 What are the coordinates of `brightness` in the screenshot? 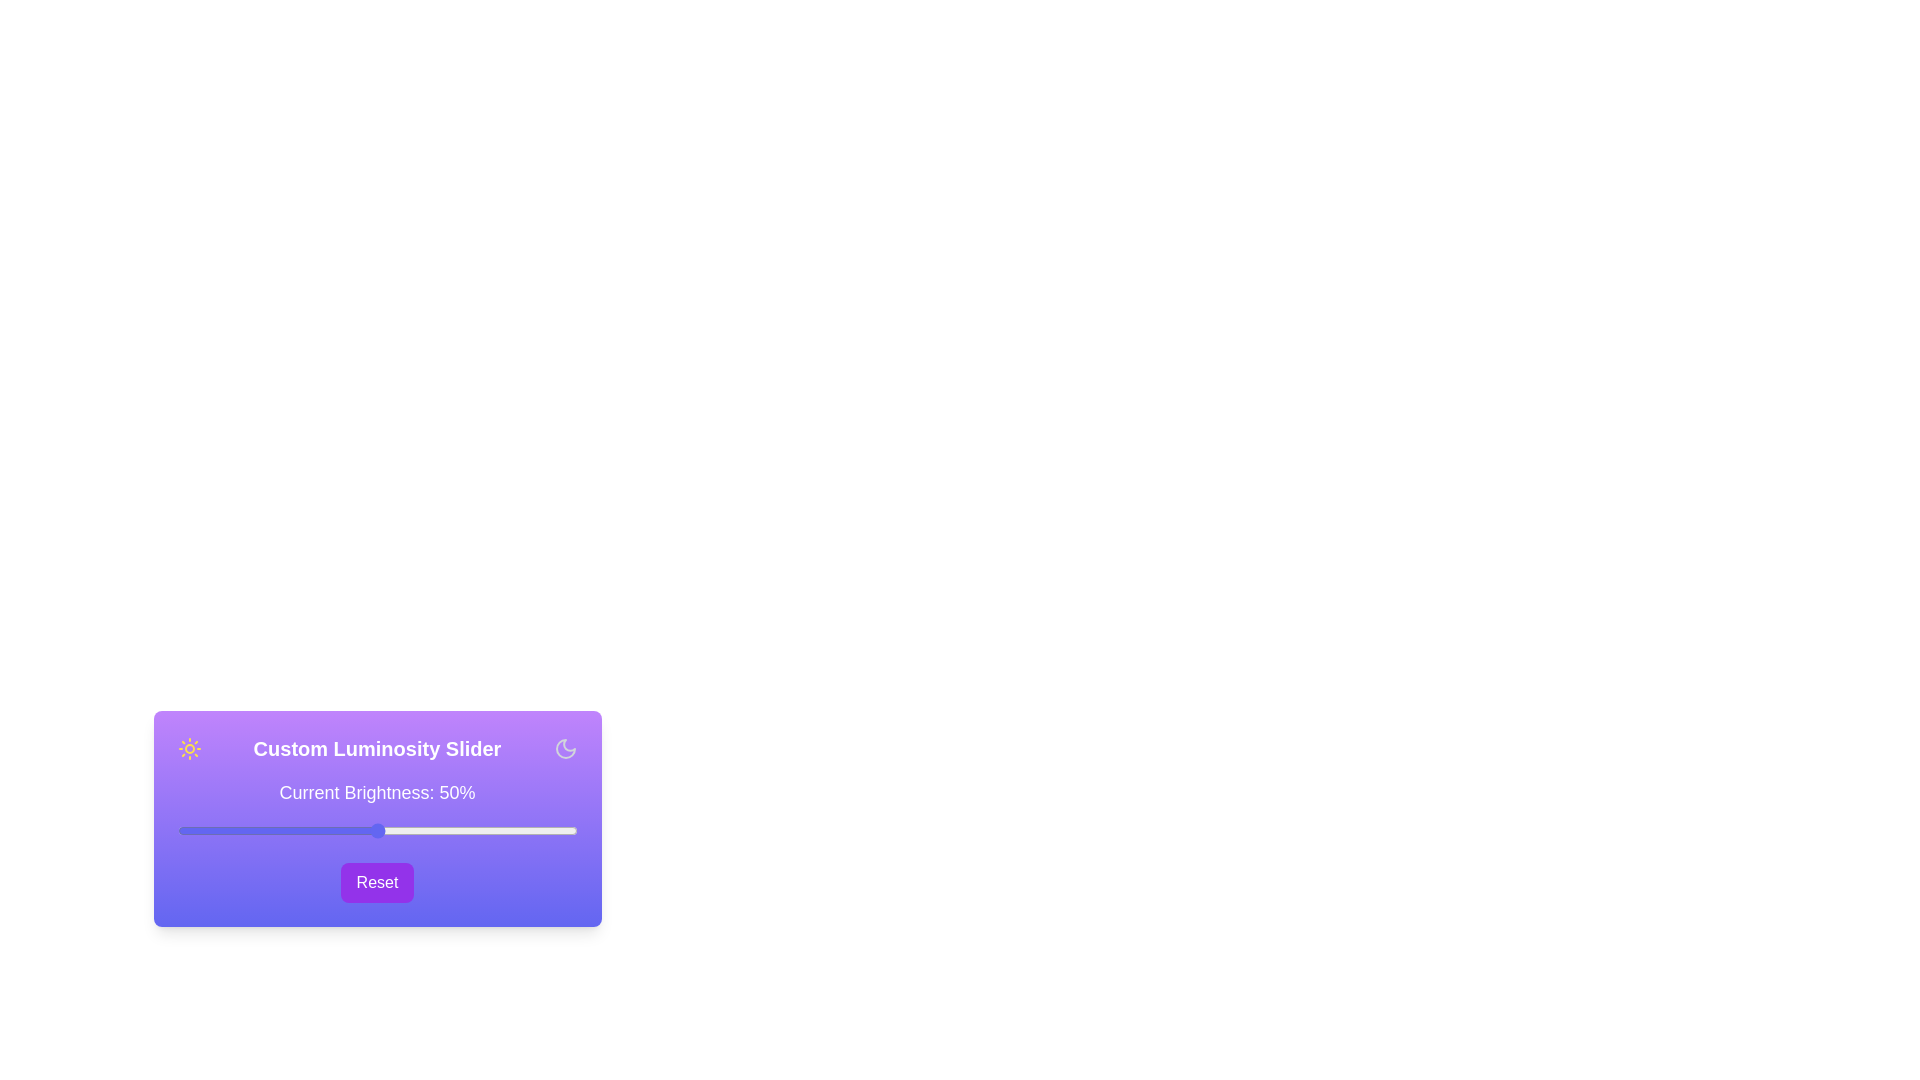 It's located at (420, 830).